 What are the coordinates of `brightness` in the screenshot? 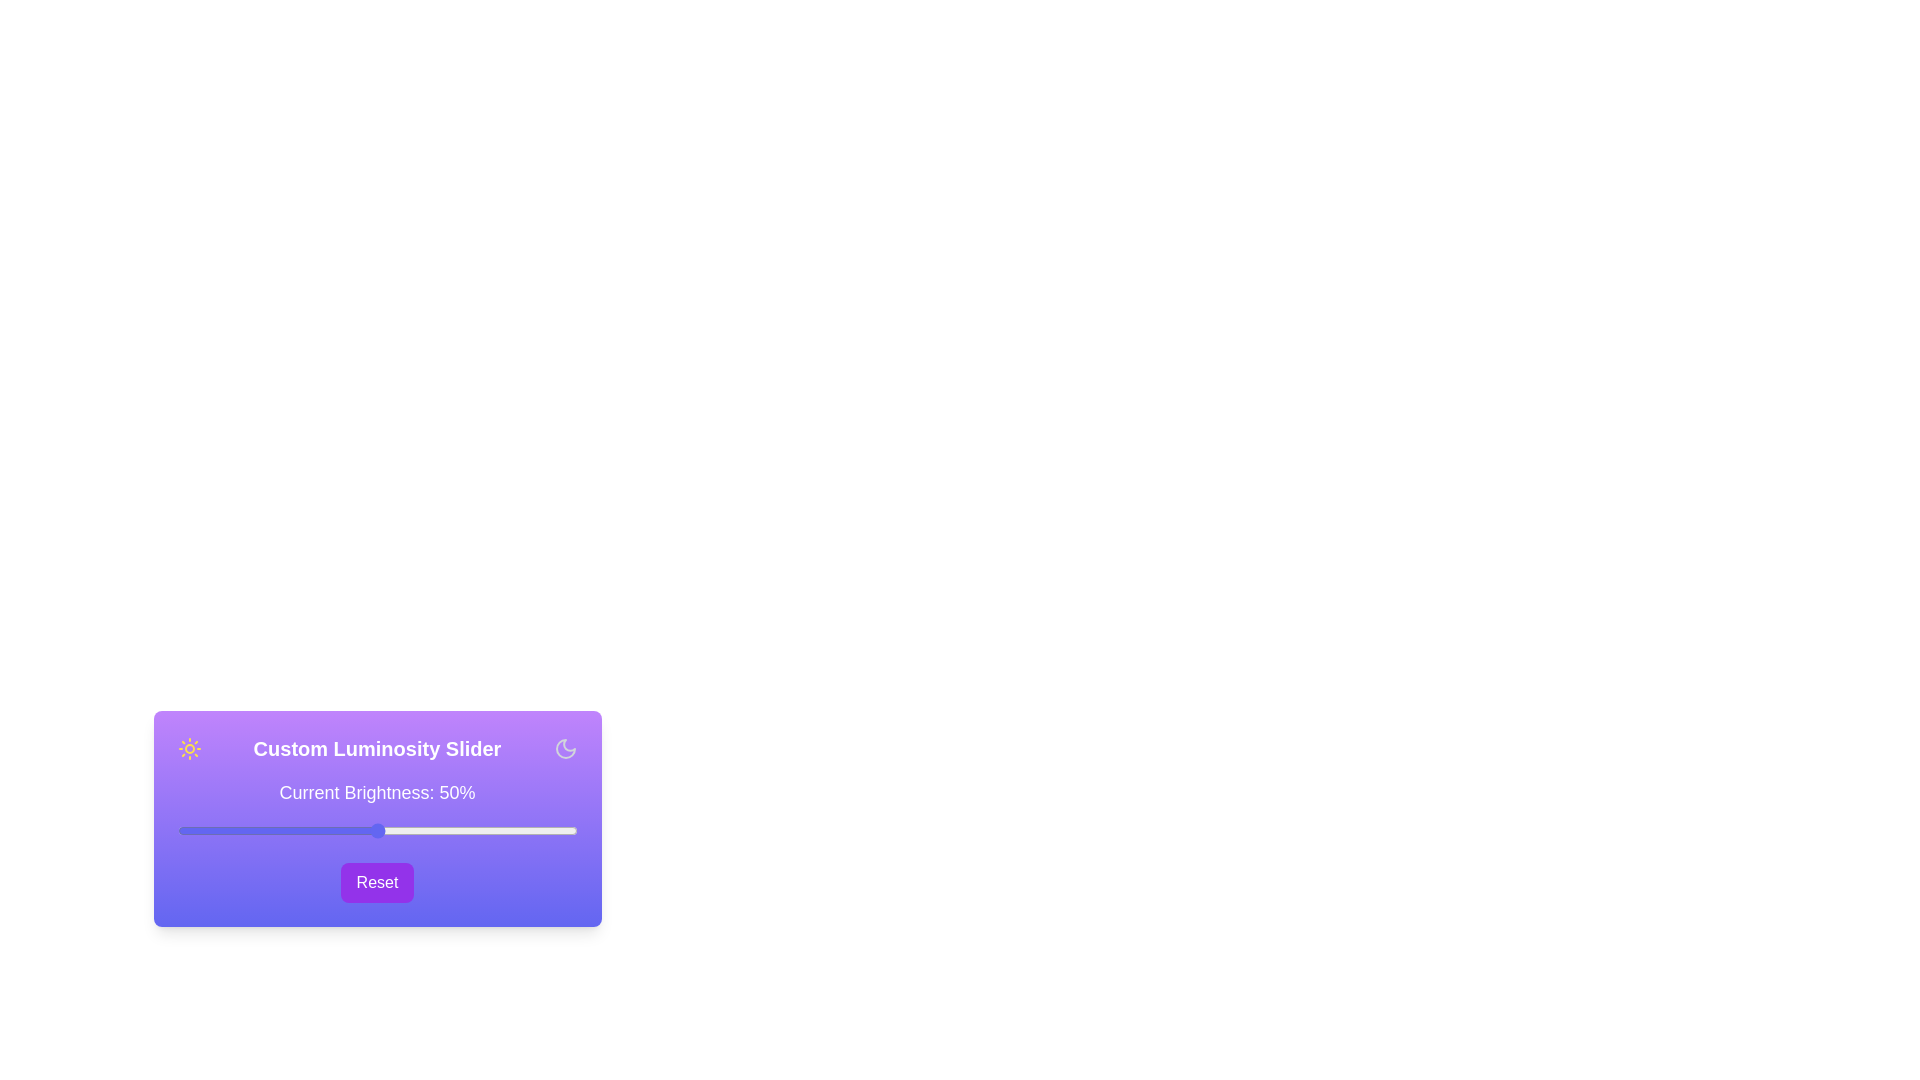 It's located at (420, 830).